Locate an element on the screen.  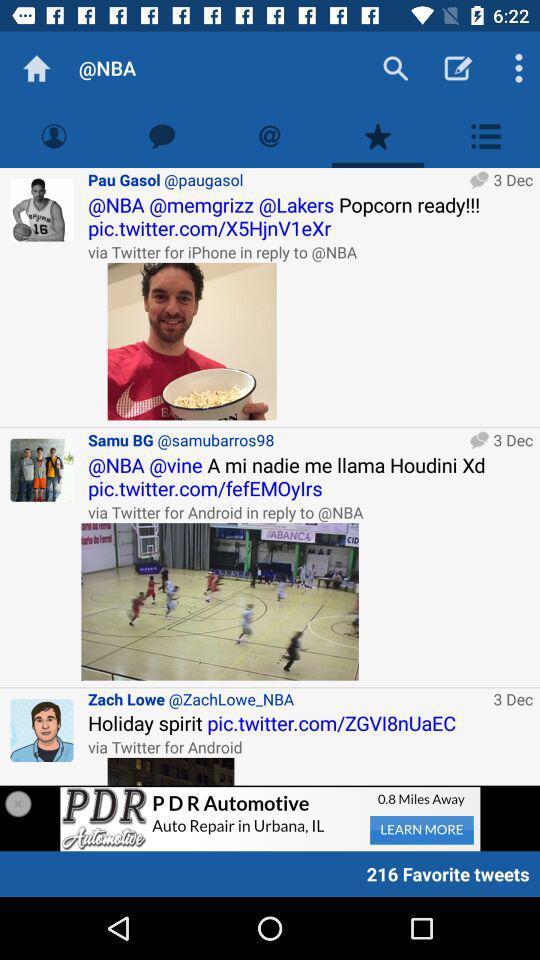
show profile is located at coordinates (54, 135).